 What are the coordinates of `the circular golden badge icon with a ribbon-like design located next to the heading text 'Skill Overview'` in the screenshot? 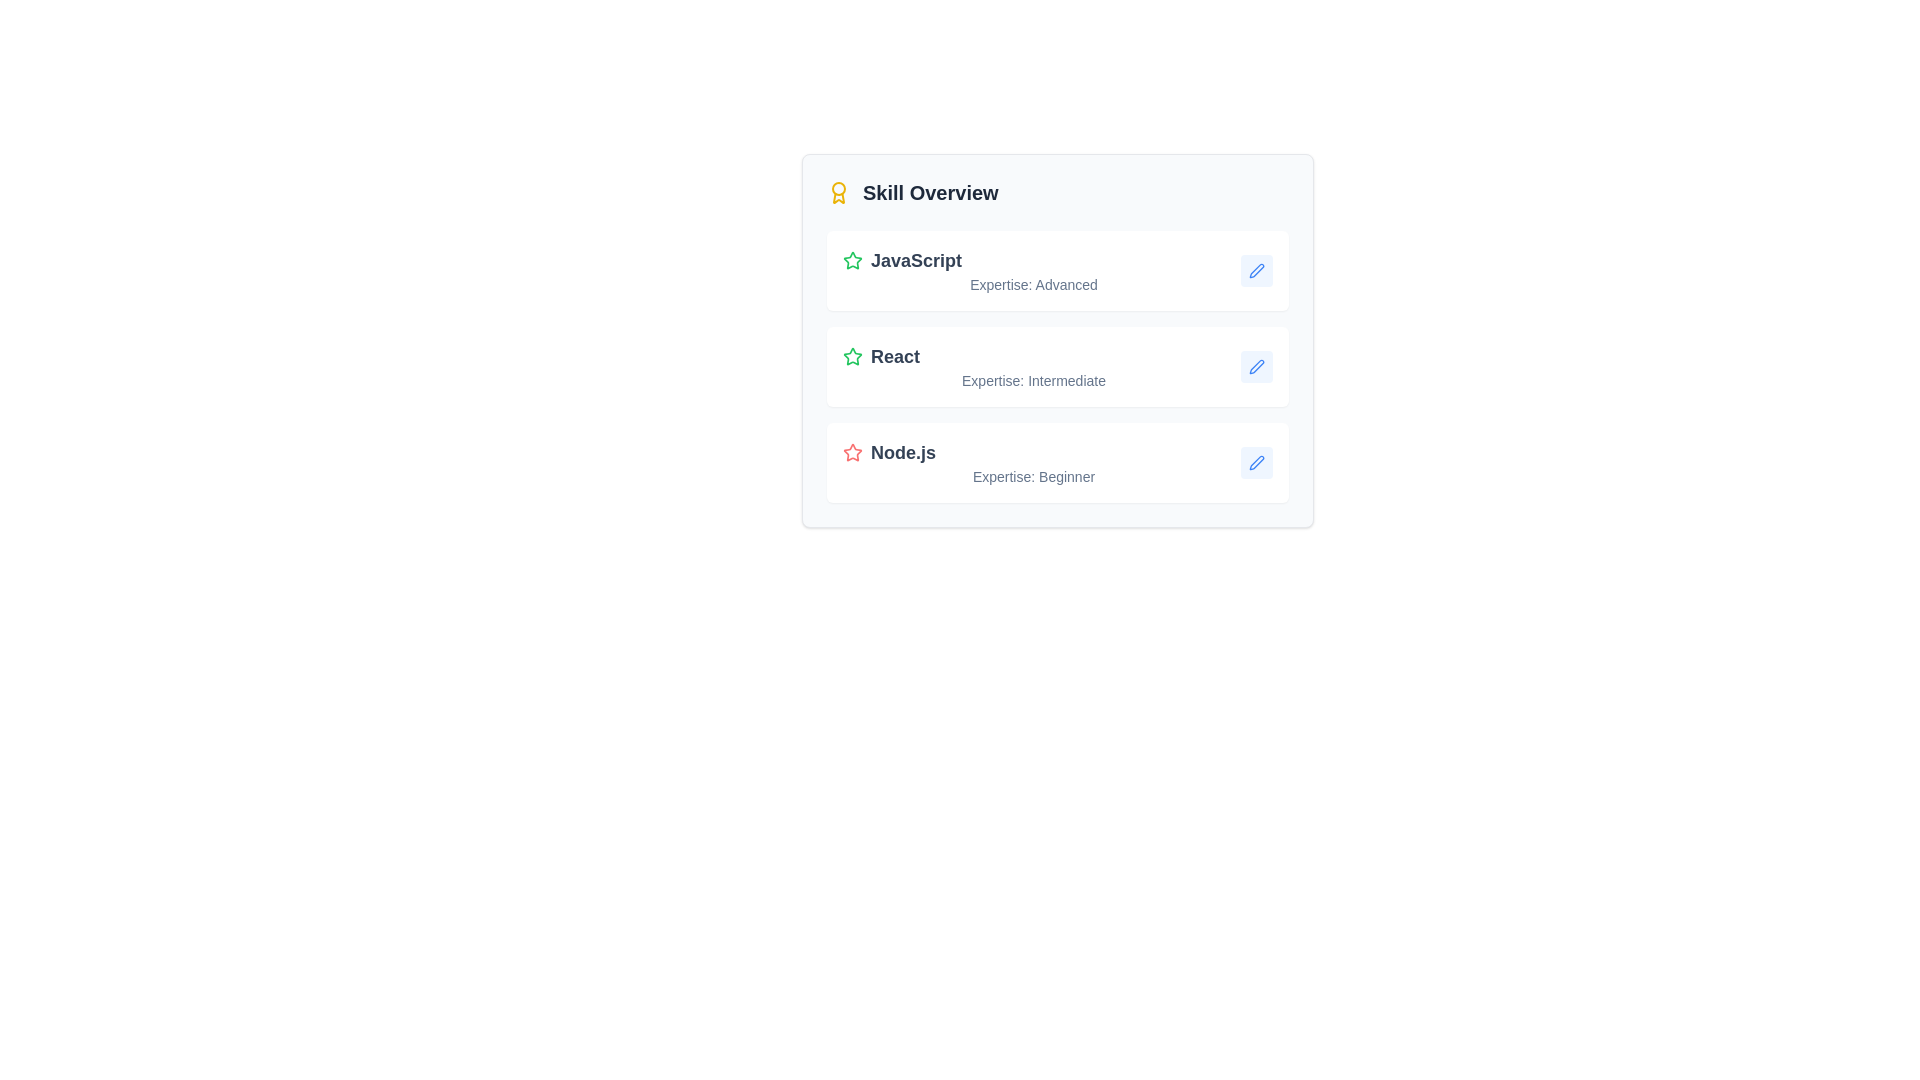 It's located at (839, 192).